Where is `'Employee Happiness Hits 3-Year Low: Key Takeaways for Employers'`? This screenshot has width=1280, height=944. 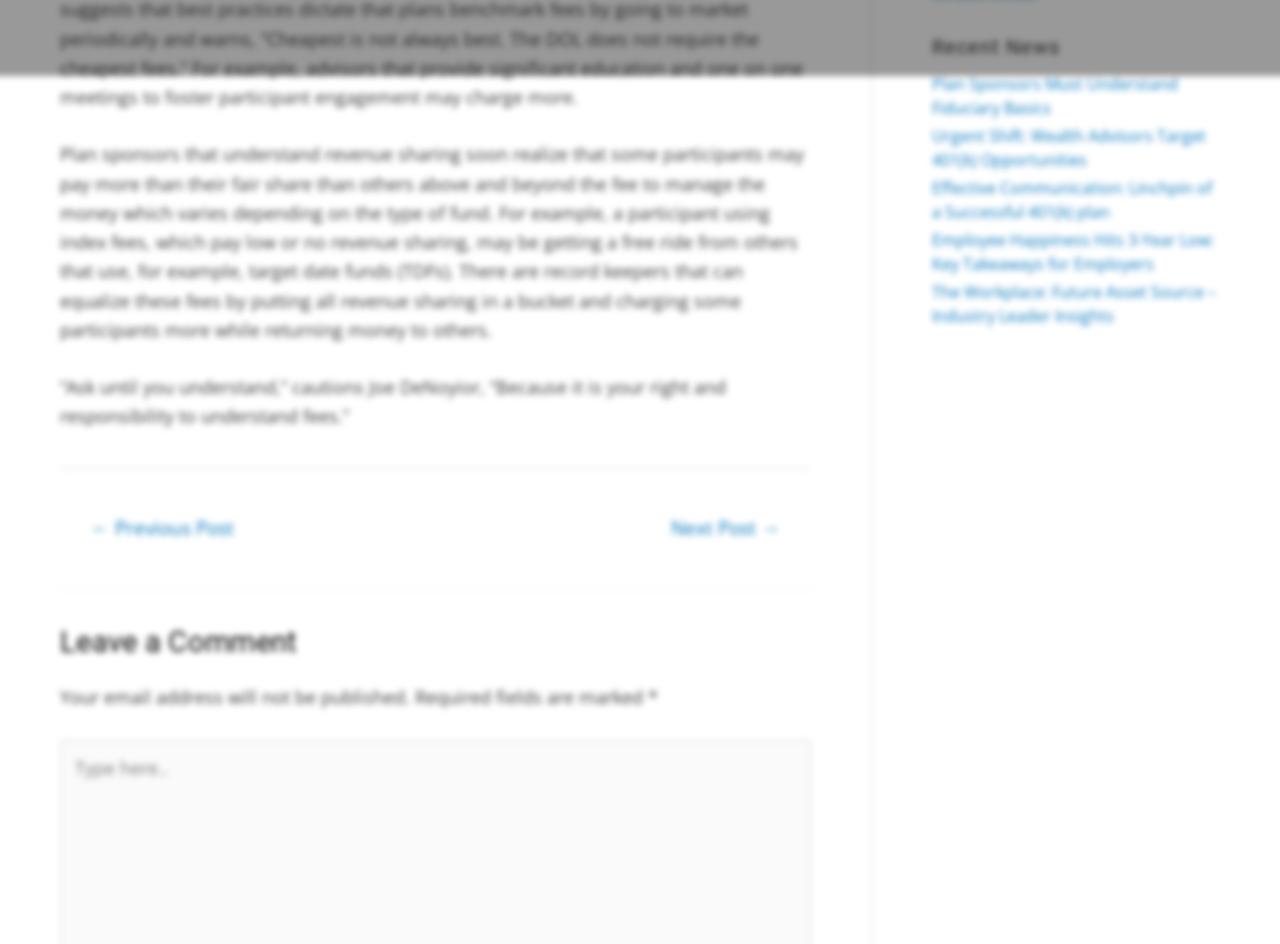 'Employee Happiness Hits 3-Year Low: Key Takeaways for Employers' is located at coordinates (930, 251).